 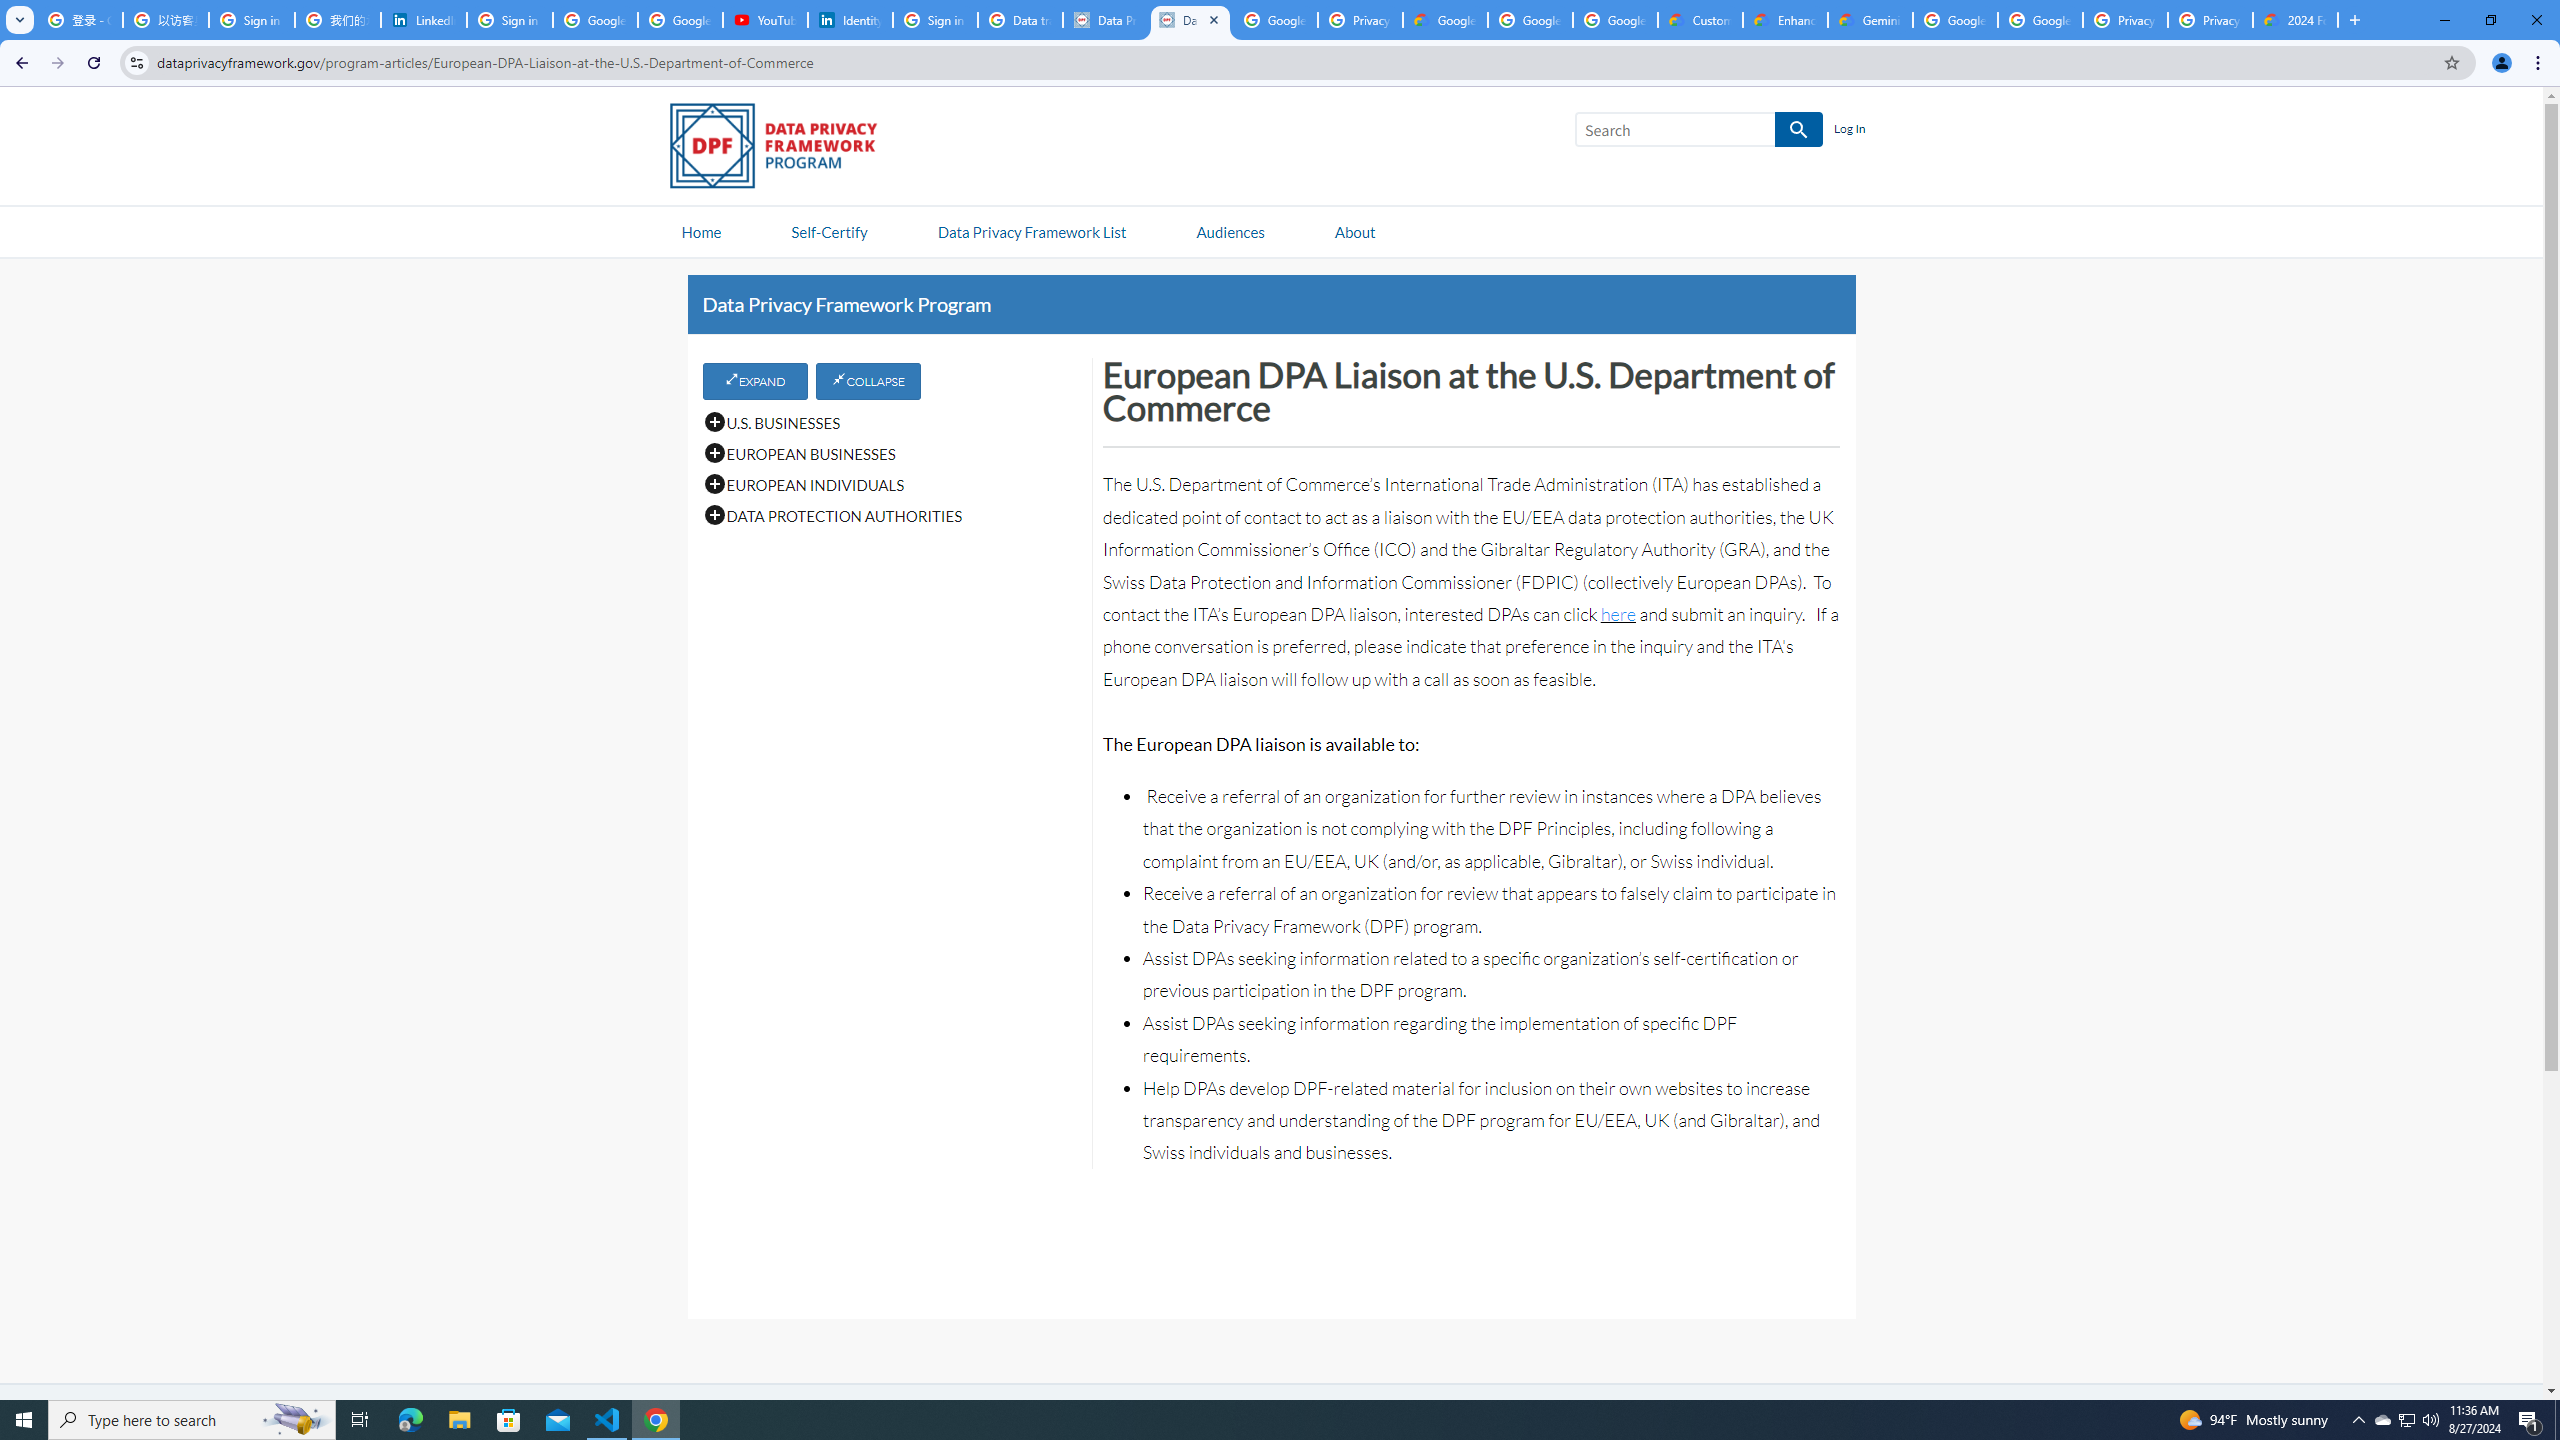 What do you see at coordinates (1954, 19) in the screenshot?
I see `'Google Cloud Platform'` at bounding box center [1954, 19].